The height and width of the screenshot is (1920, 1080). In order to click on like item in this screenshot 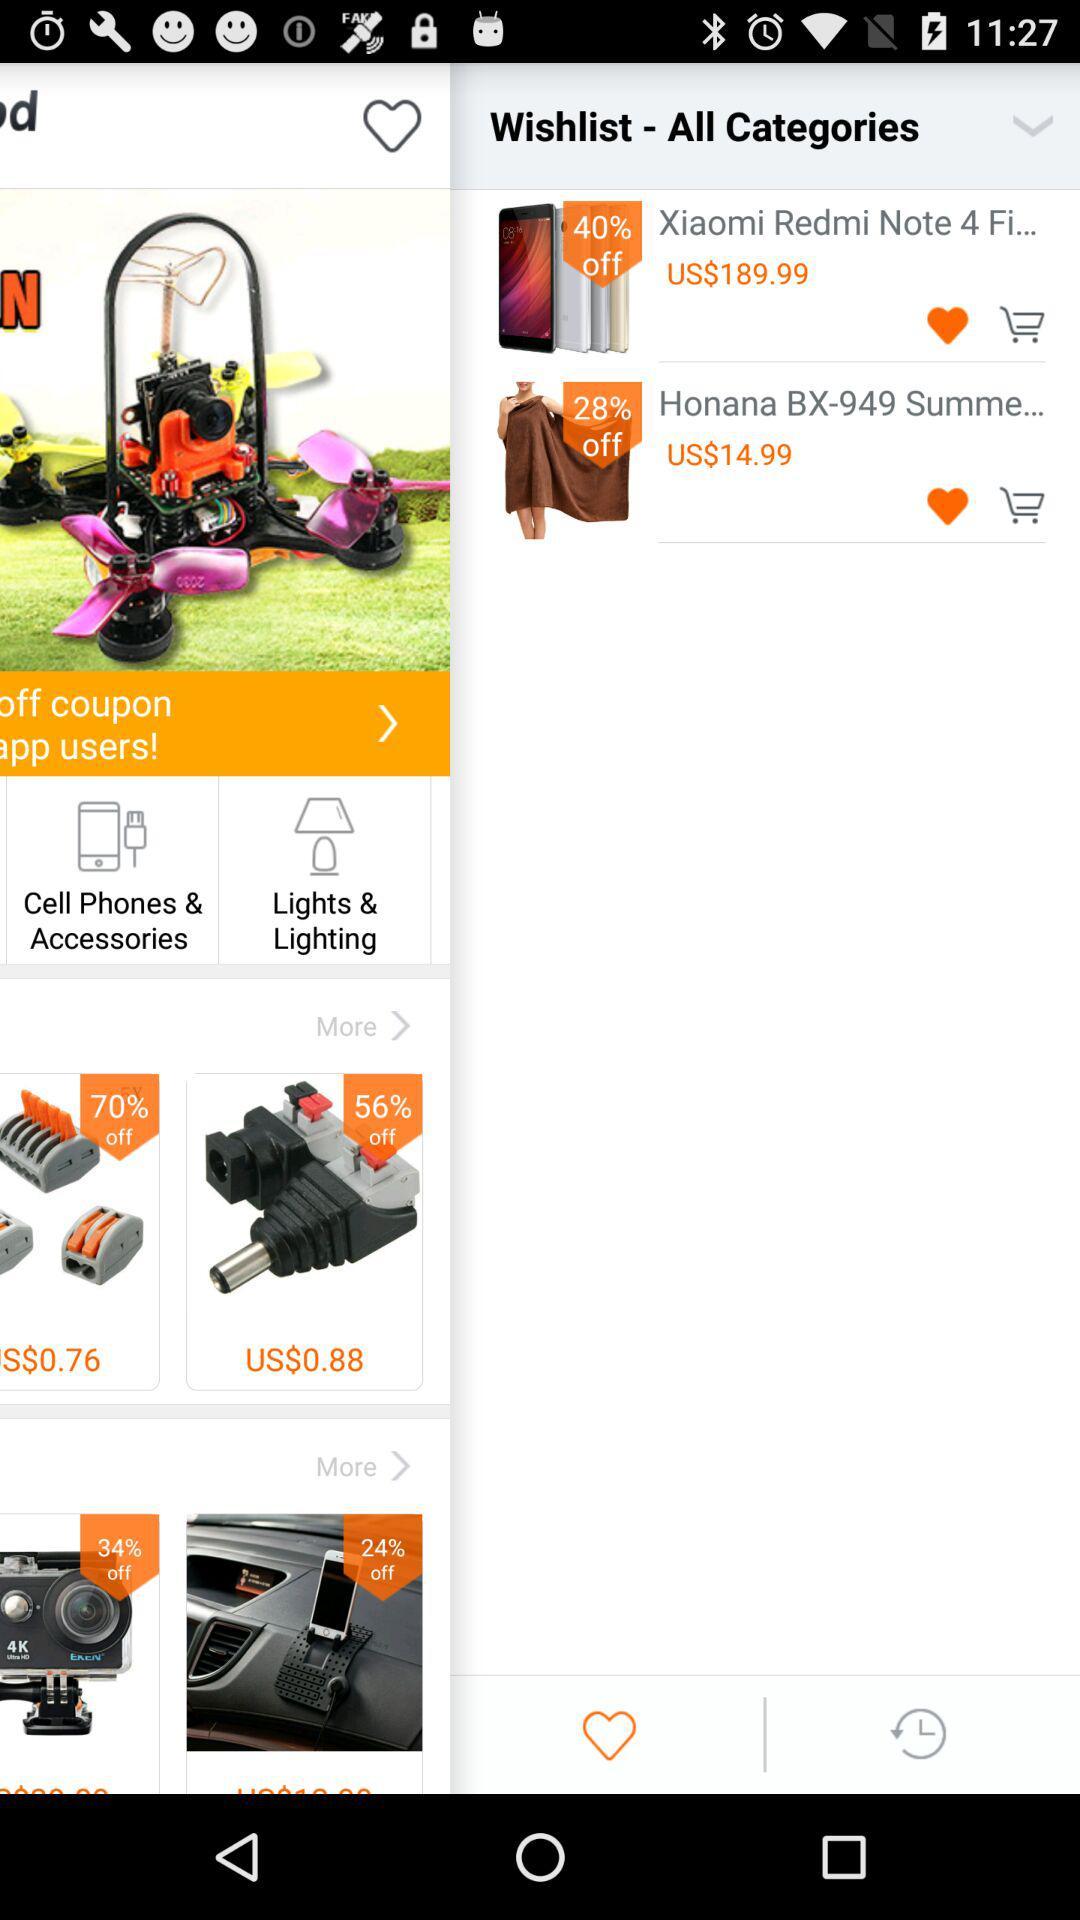, I will do `click(392, 124)`.